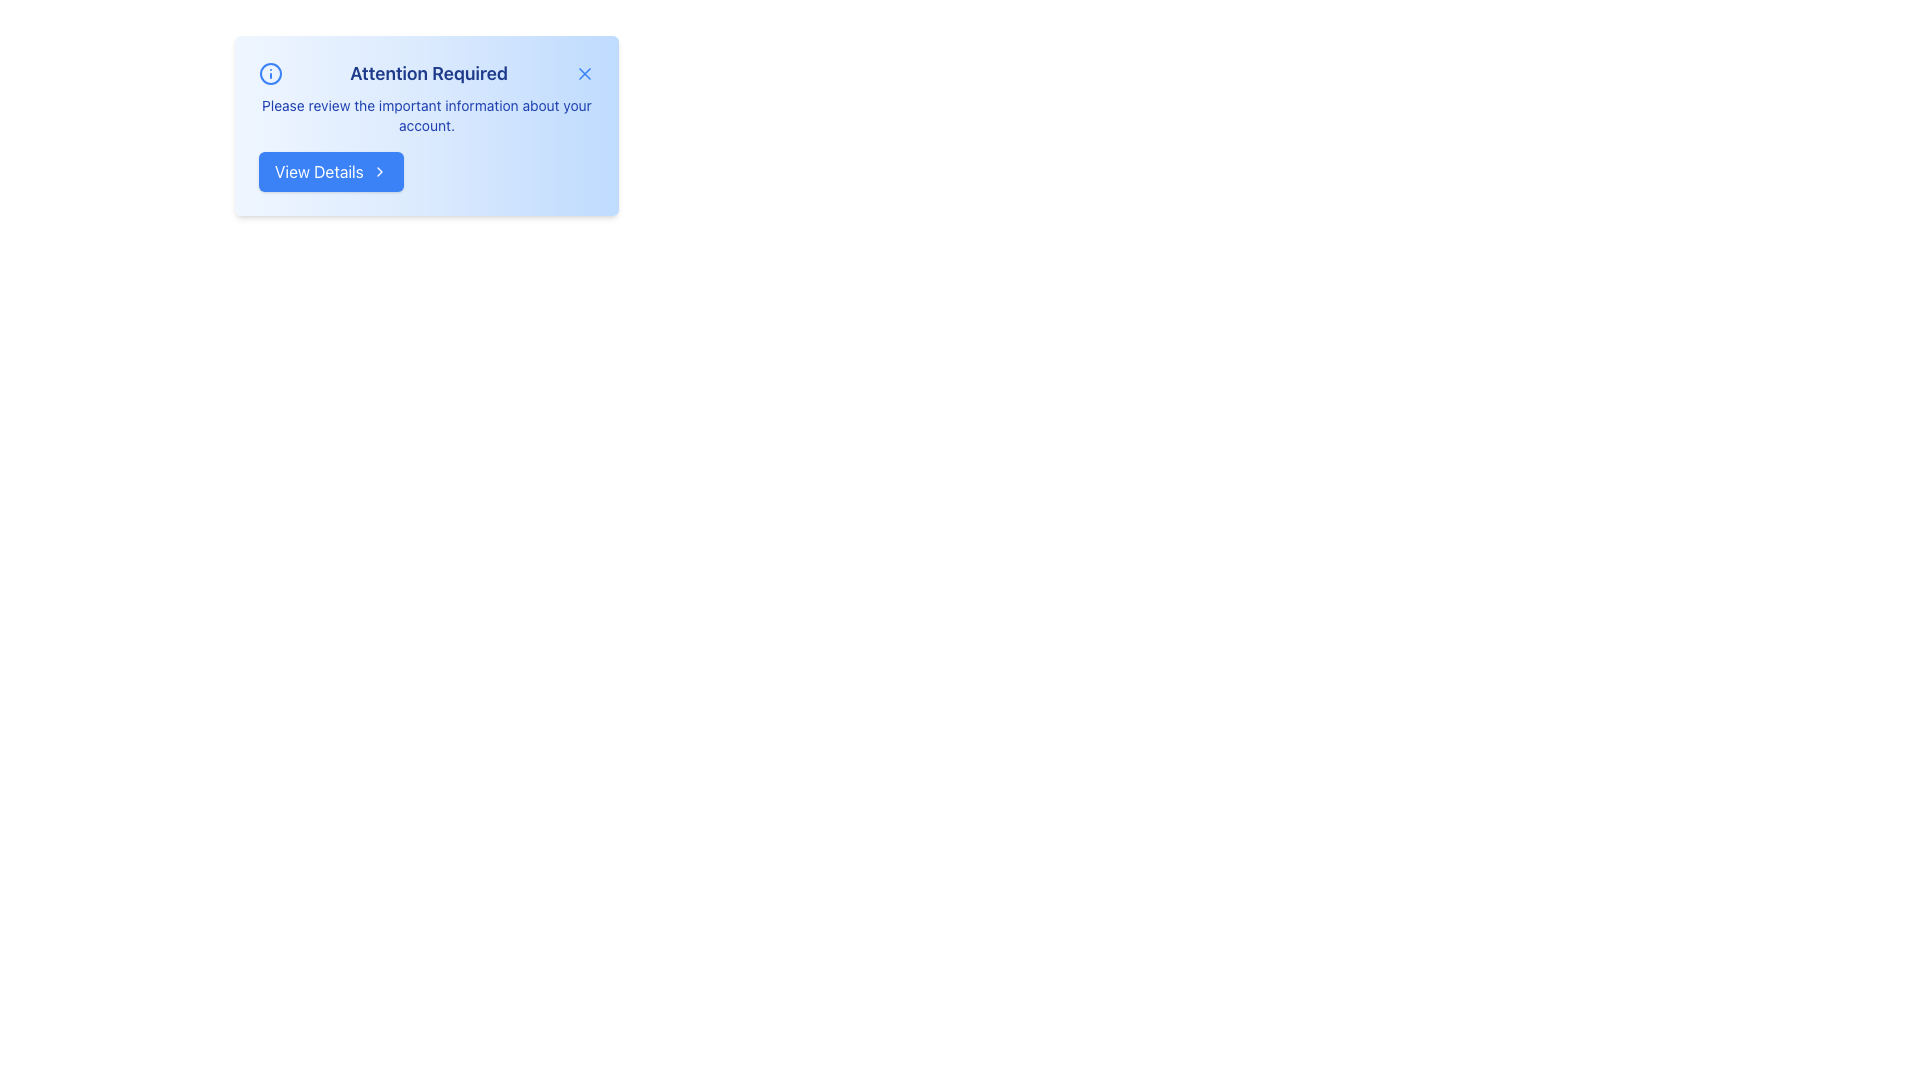  Describe the element at coordinates (426, 72) in the screenshot. I see `the heading text label that reads 'Attention Required', which is prominently styled in bold blue within a gradient blue notification box` at that location.